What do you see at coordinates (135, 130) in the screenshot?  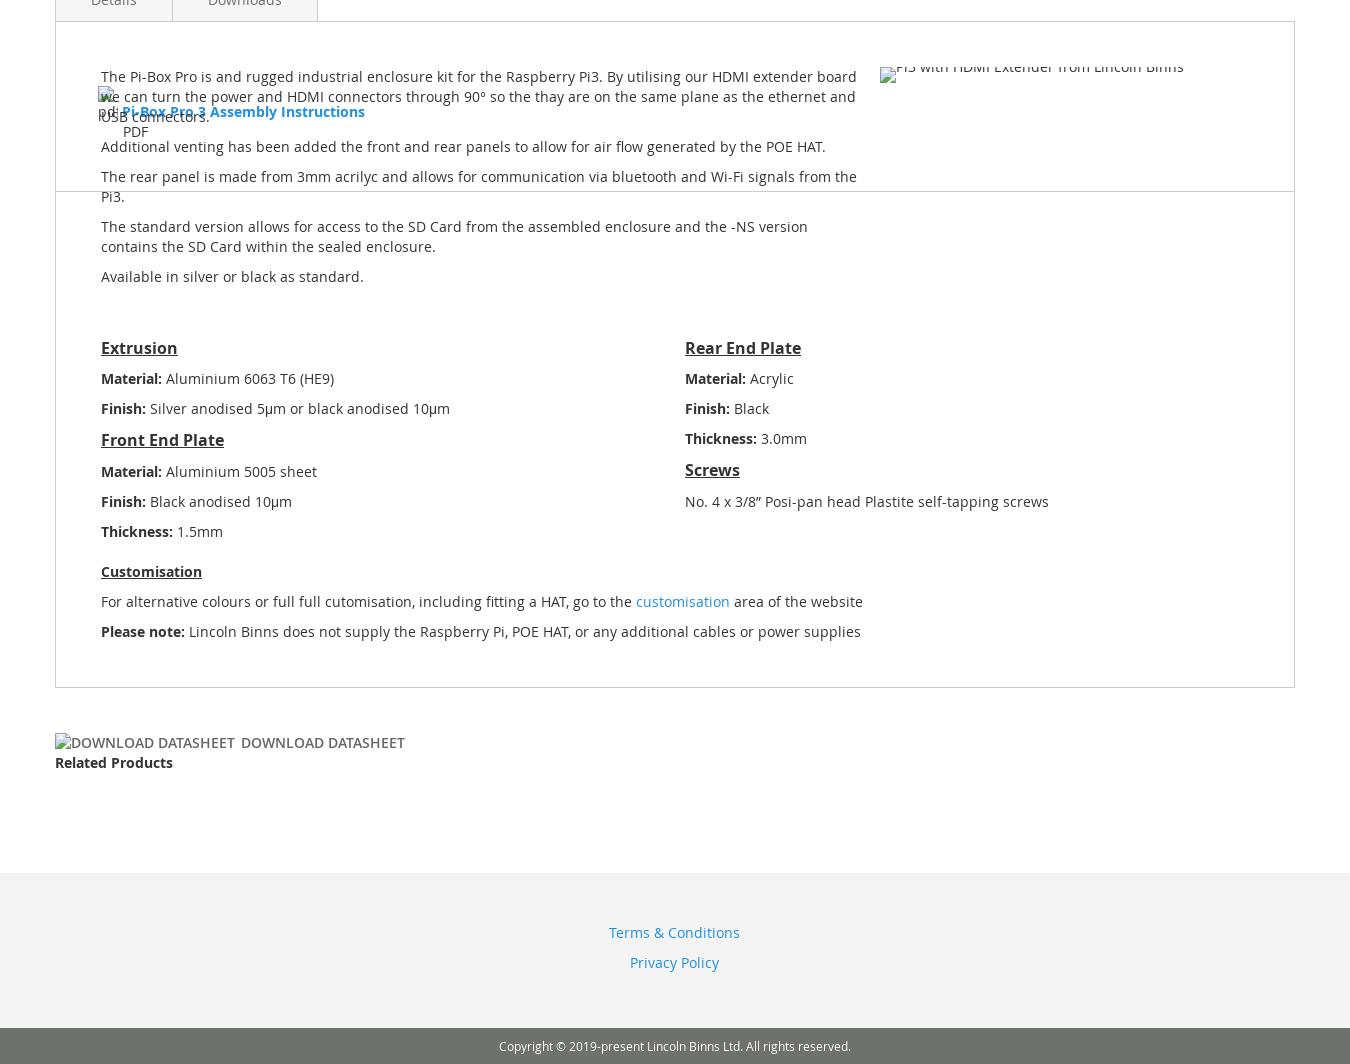 I see `'PDF'` at bounding box center [135, 130].